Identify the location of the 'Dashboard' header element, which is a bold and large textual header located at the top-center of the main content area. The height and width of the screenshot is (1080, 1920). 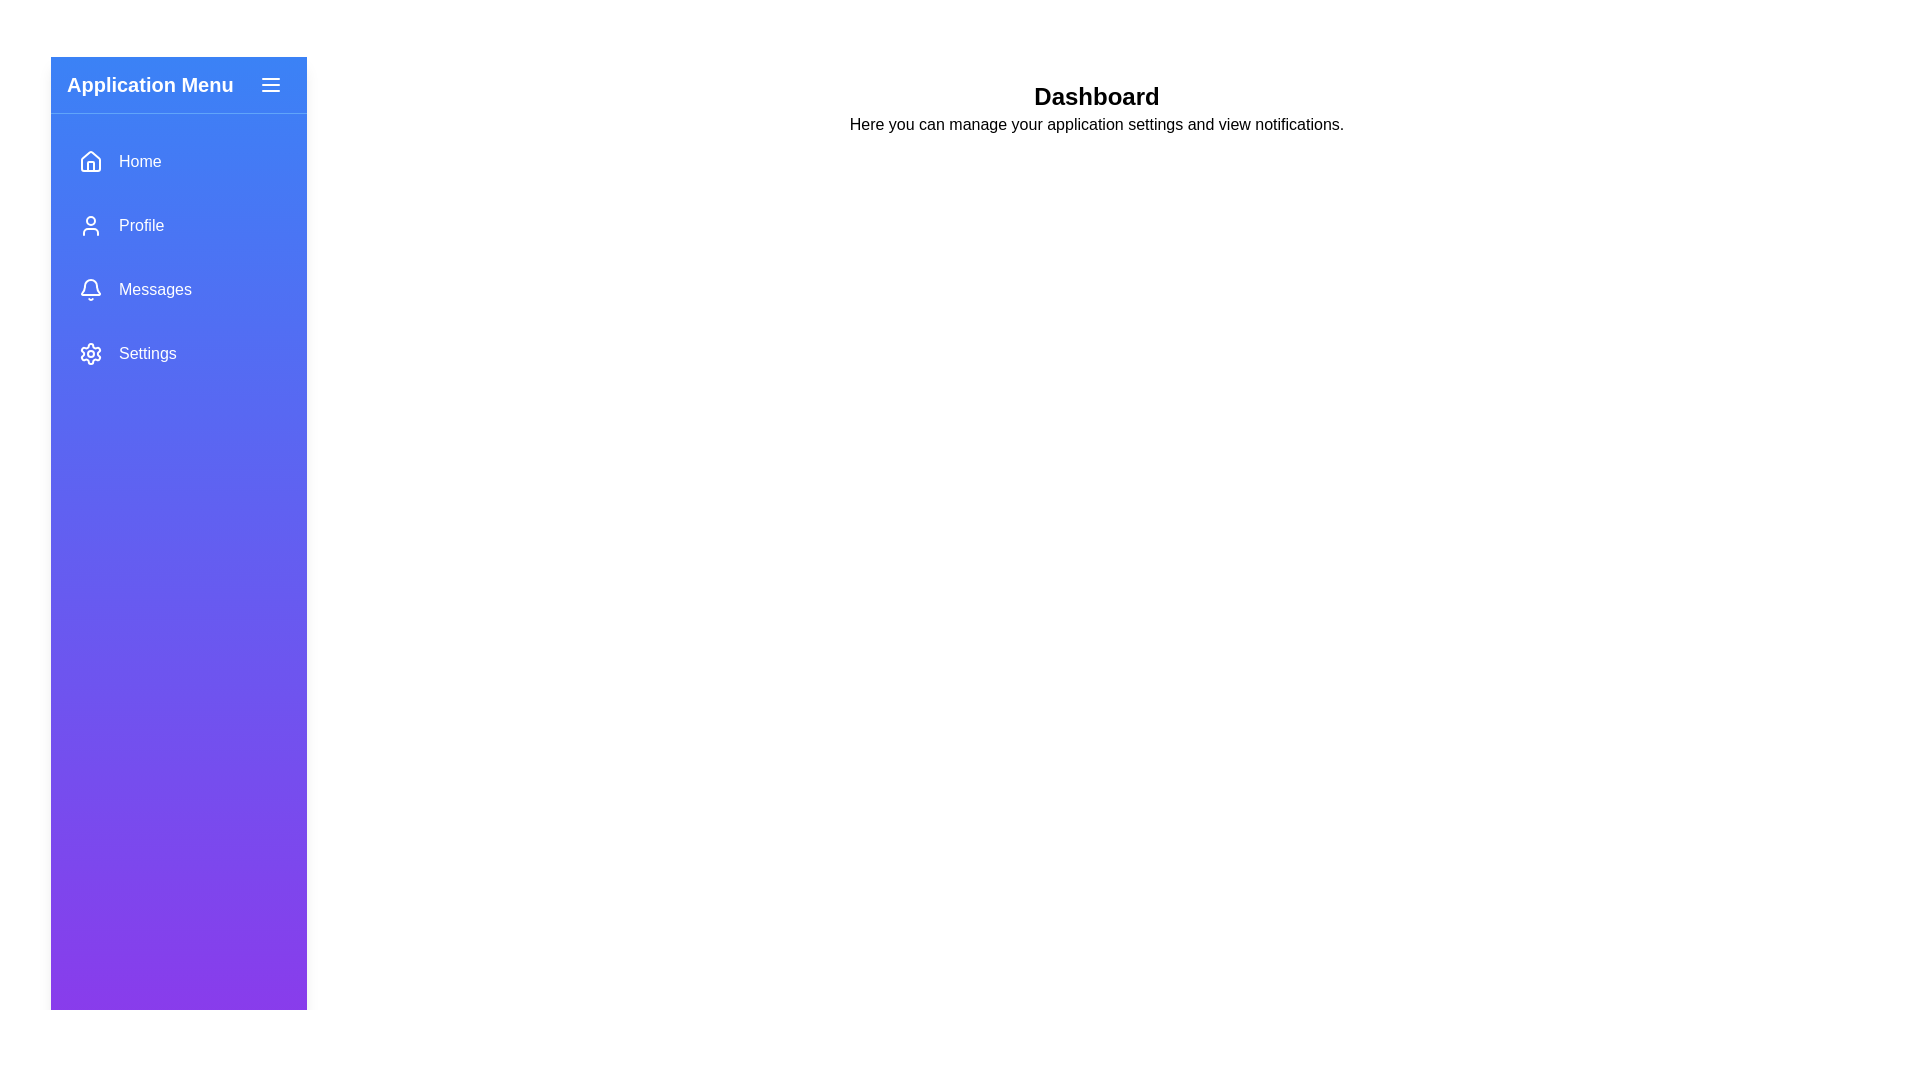
(1096, 96).